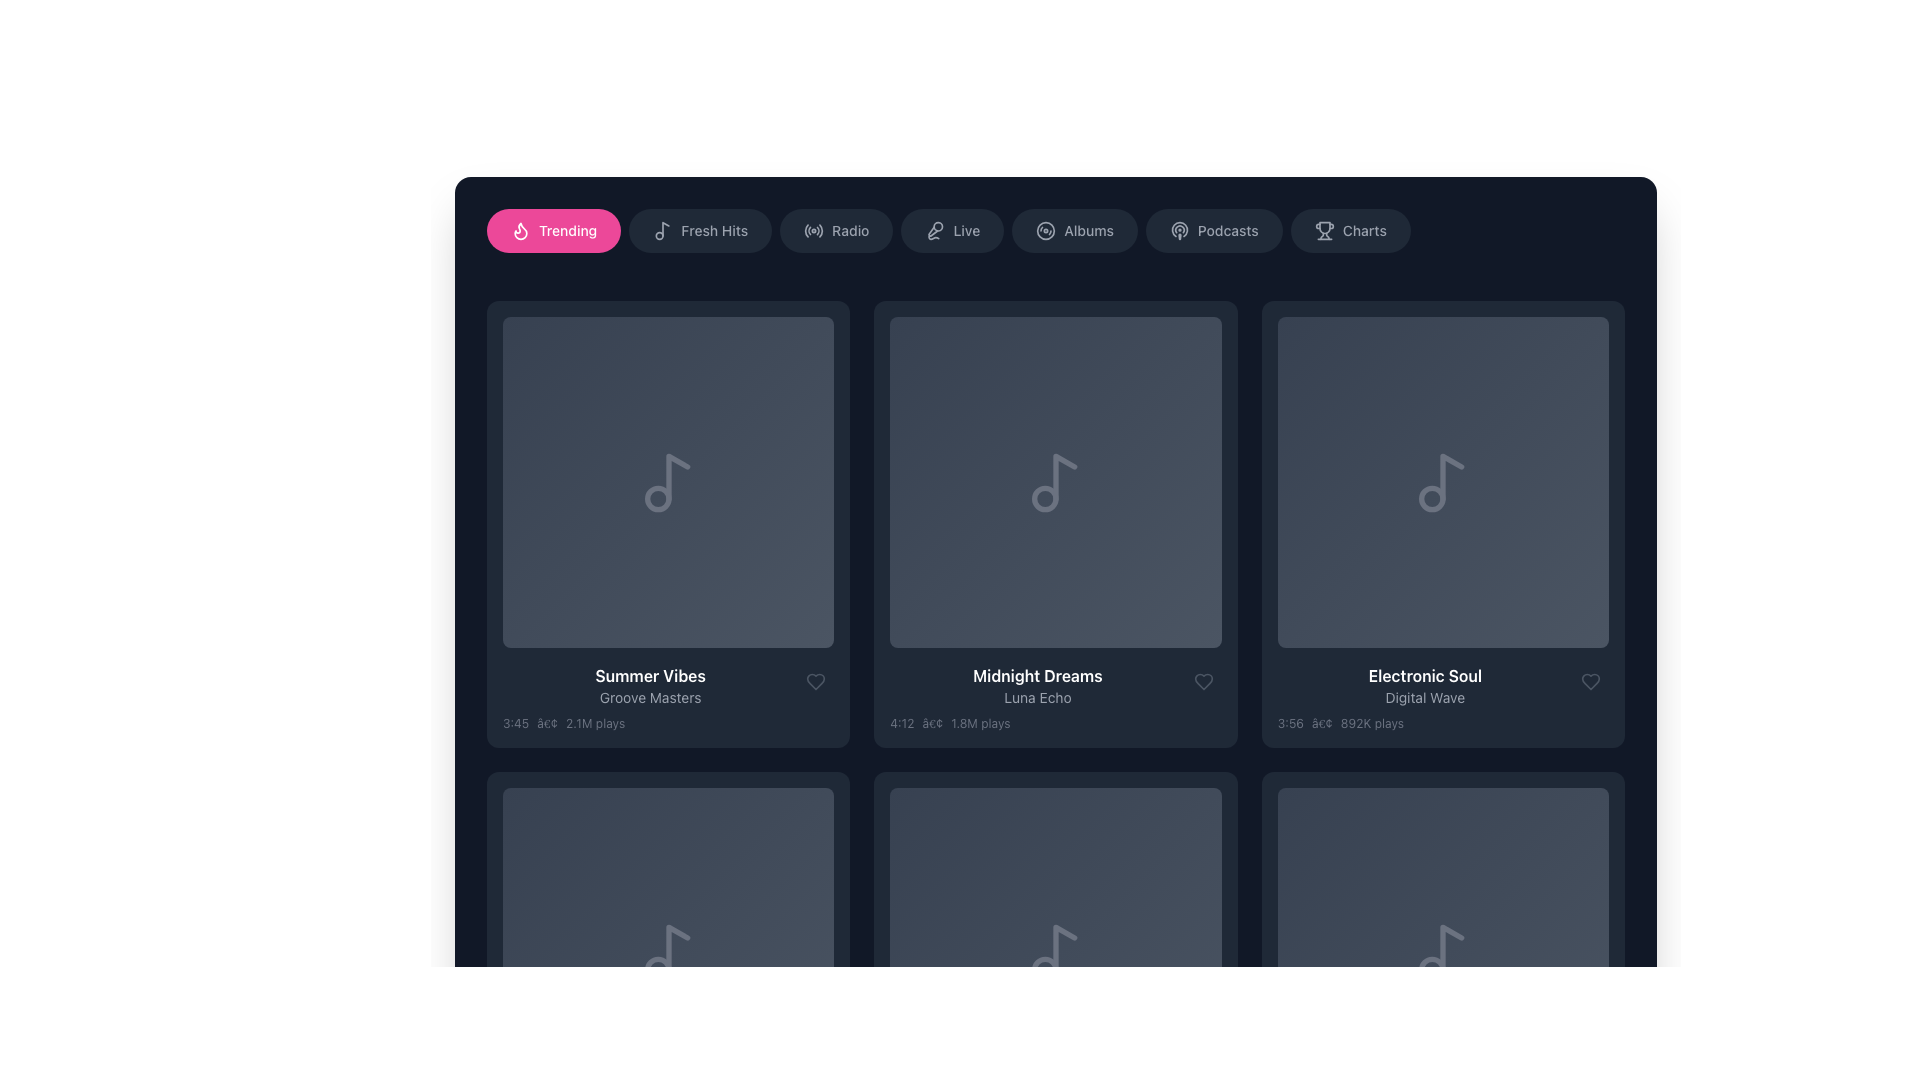  I want to click on the play button located in the center of the circular button on the album art thumbnail in the first column of the second row under the 'Trending' section, so click(670, 523).